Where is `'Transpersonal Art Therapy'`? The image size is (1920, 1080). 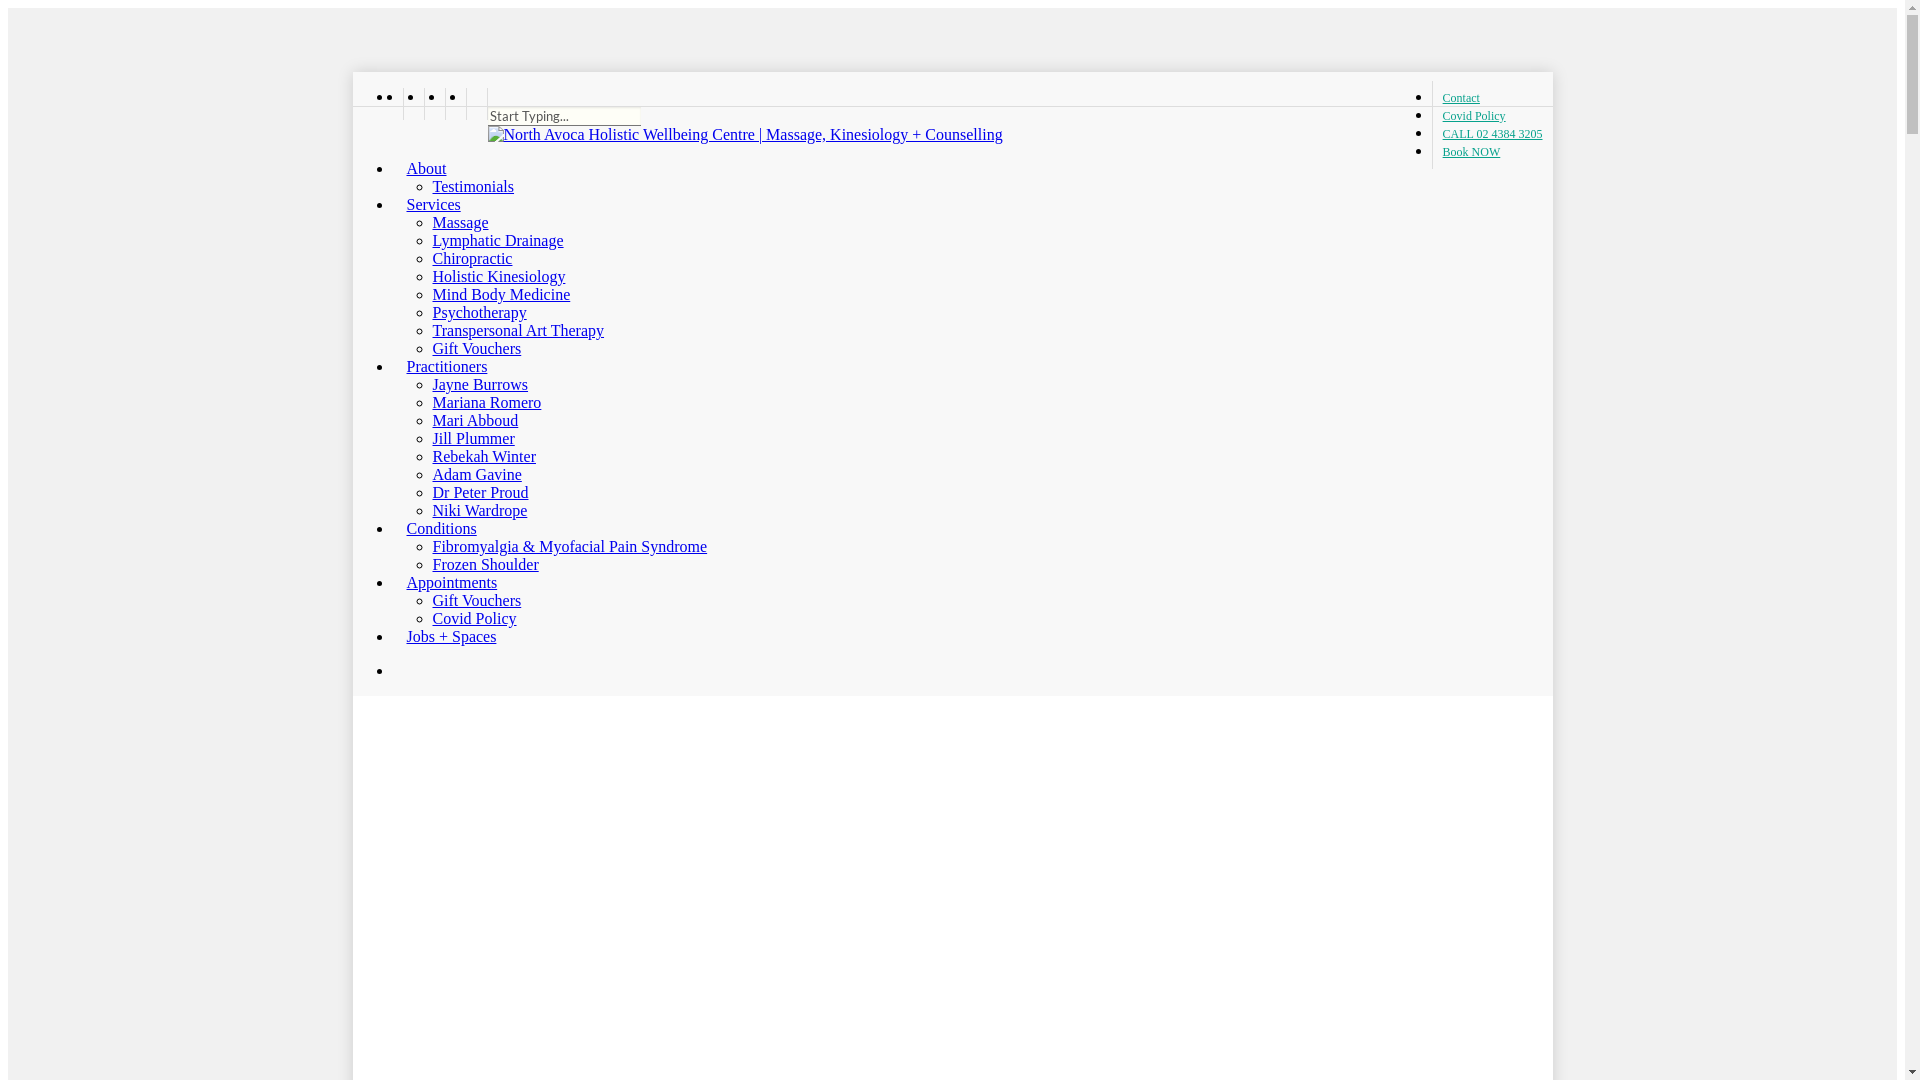
'Transpersonal Art Therapy' is located at coordinates (518, 329).